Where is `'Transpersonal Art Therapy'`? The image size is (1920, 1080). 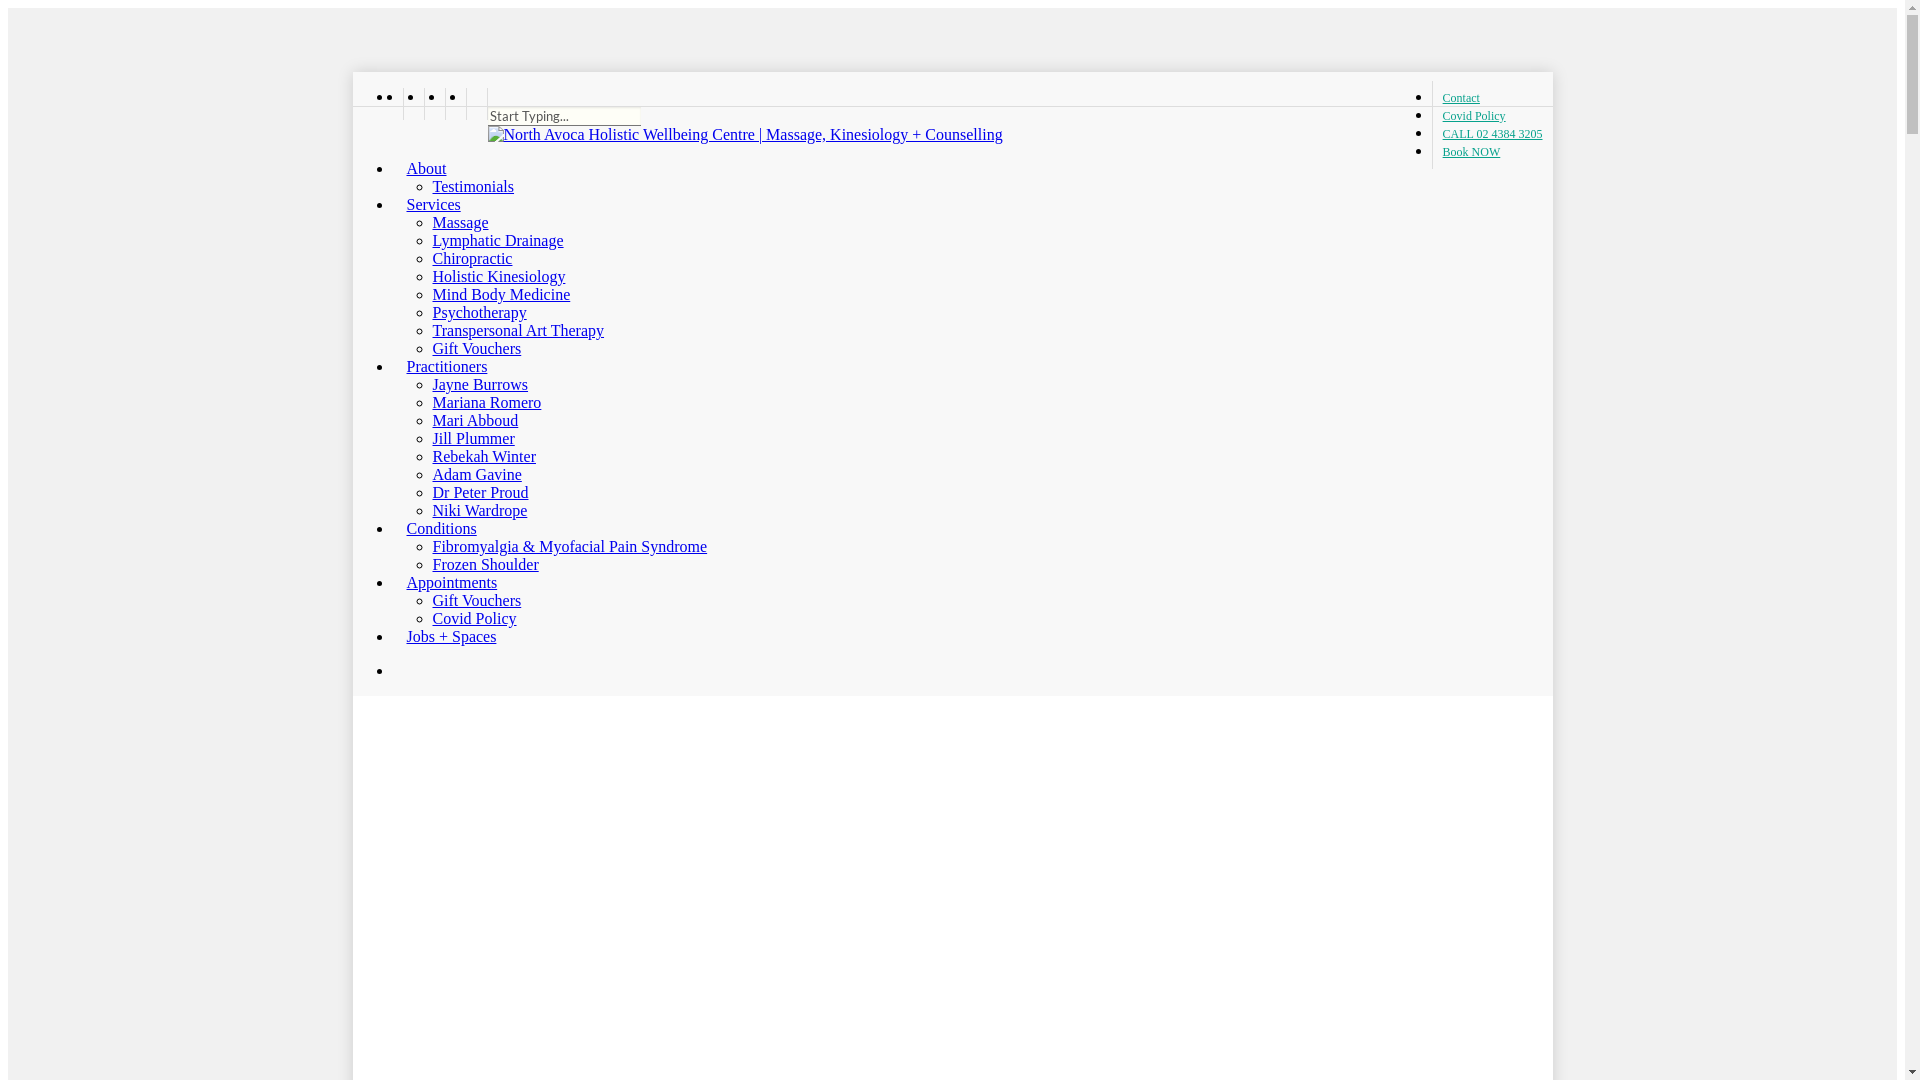
'Transpersonal Art Therapy' is located at coordinates (518, 329).